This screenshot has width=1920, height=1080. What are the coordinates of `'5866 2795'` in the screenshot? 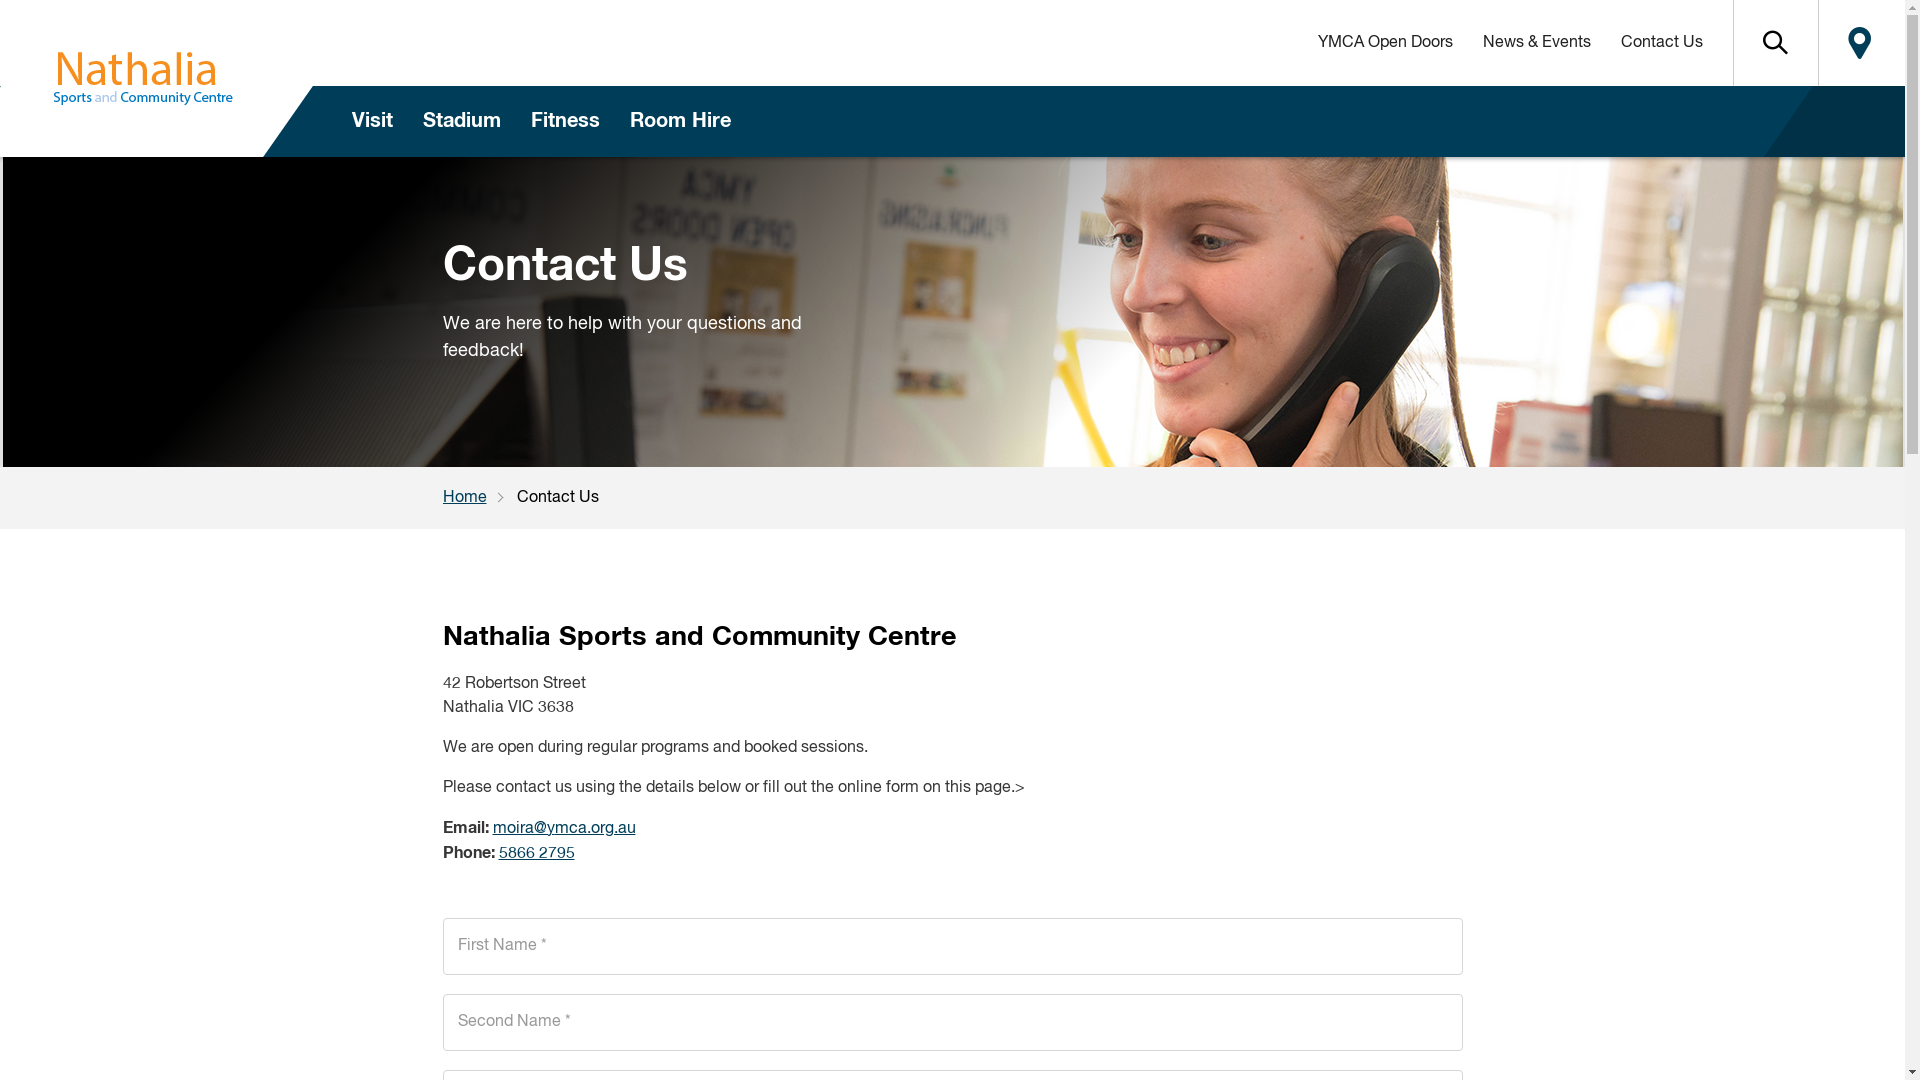 It's located at (536, 853).